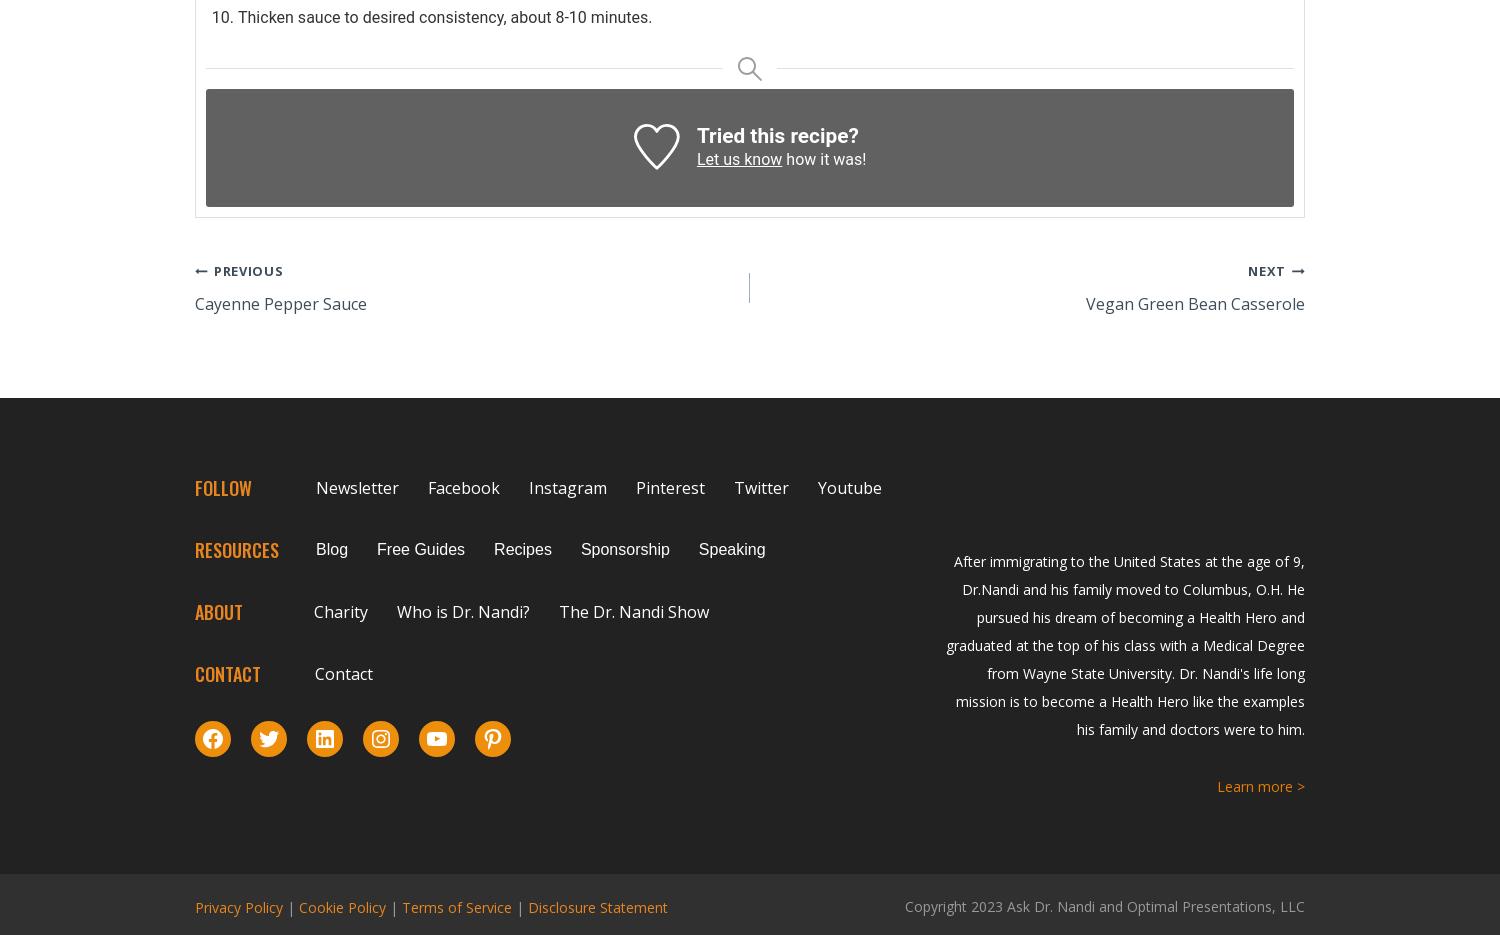 Image resolution: width=1500 pixels, height=935 pixels. What do you see at coordinates (623, 548) in the screenshot?
I see `'Sponsorship'` at bounding box center [623, 548].